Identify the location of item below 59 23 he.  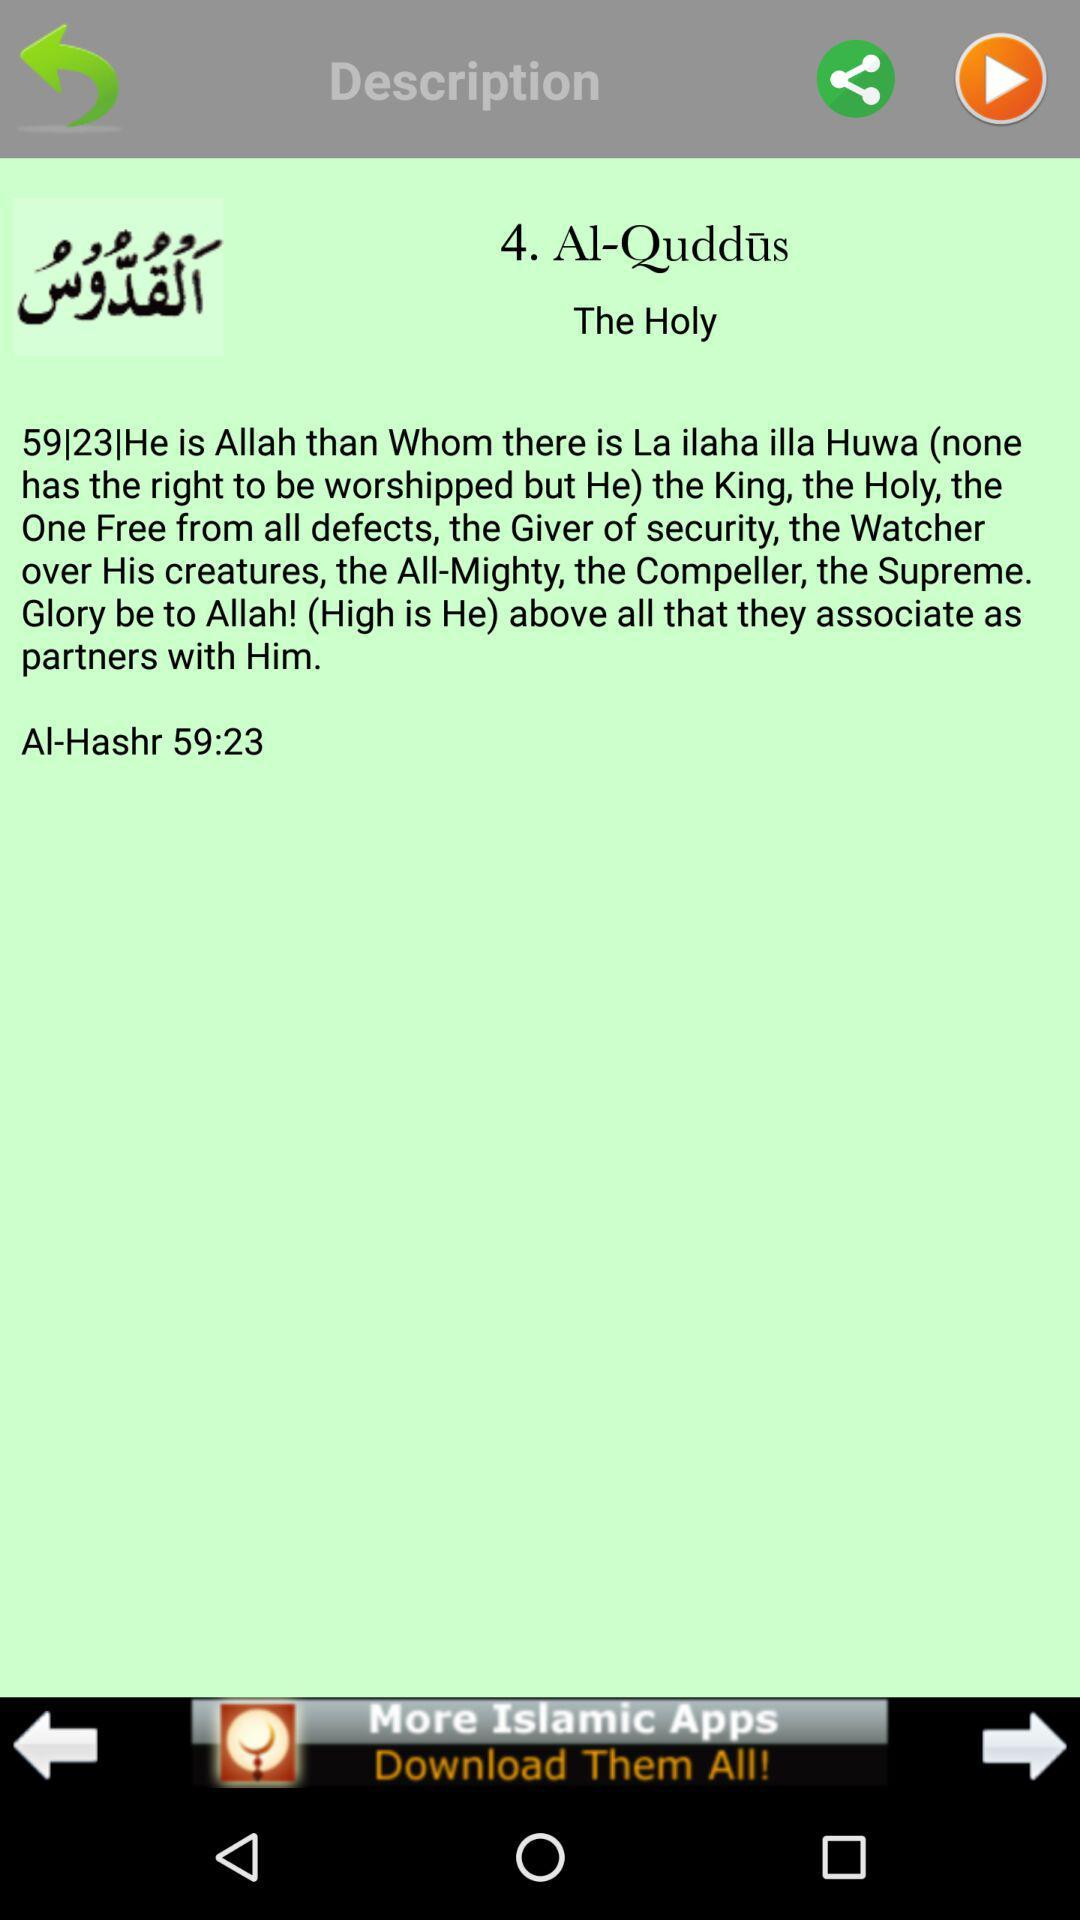
(1024, 1744).